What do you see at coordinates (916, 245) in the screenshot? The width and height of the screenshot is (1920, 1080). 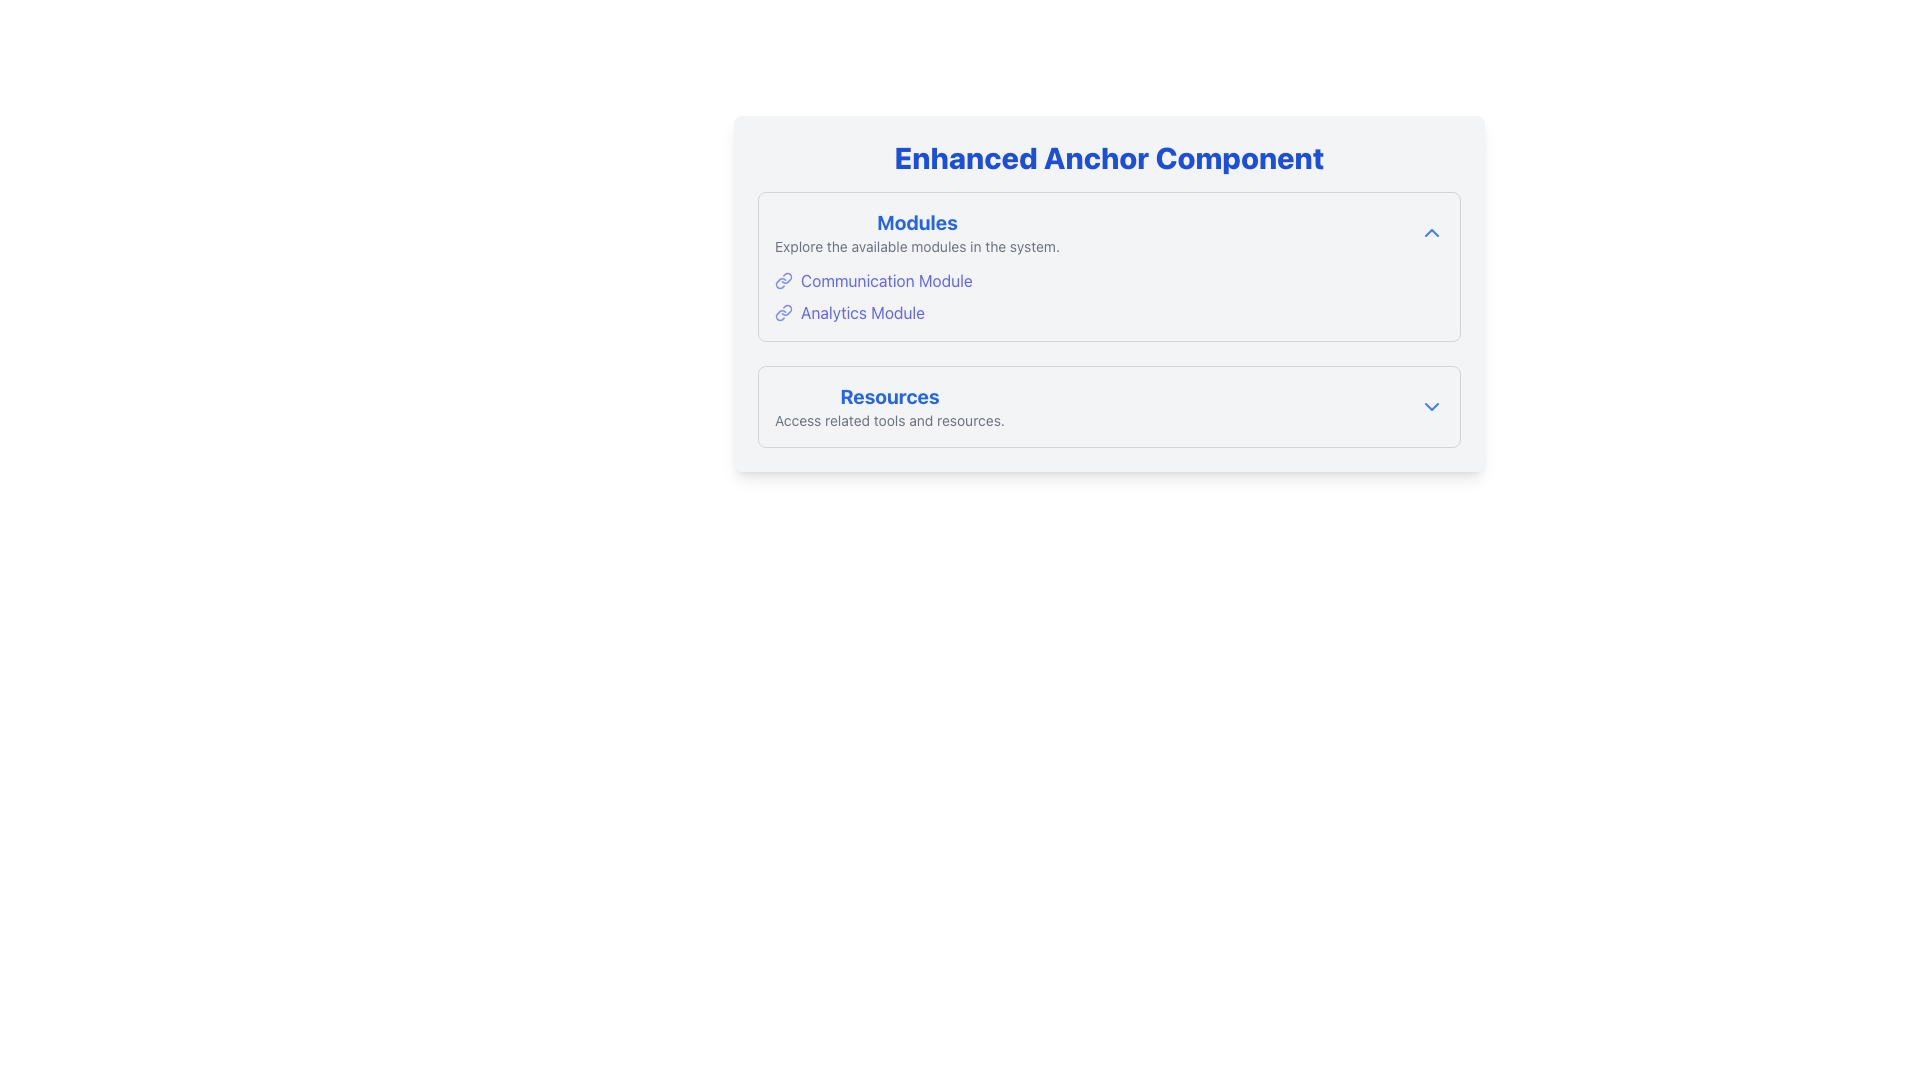 I see `information from the small gray text block located below the bold blue title 'Modules'` at bounding box center [916, 245].